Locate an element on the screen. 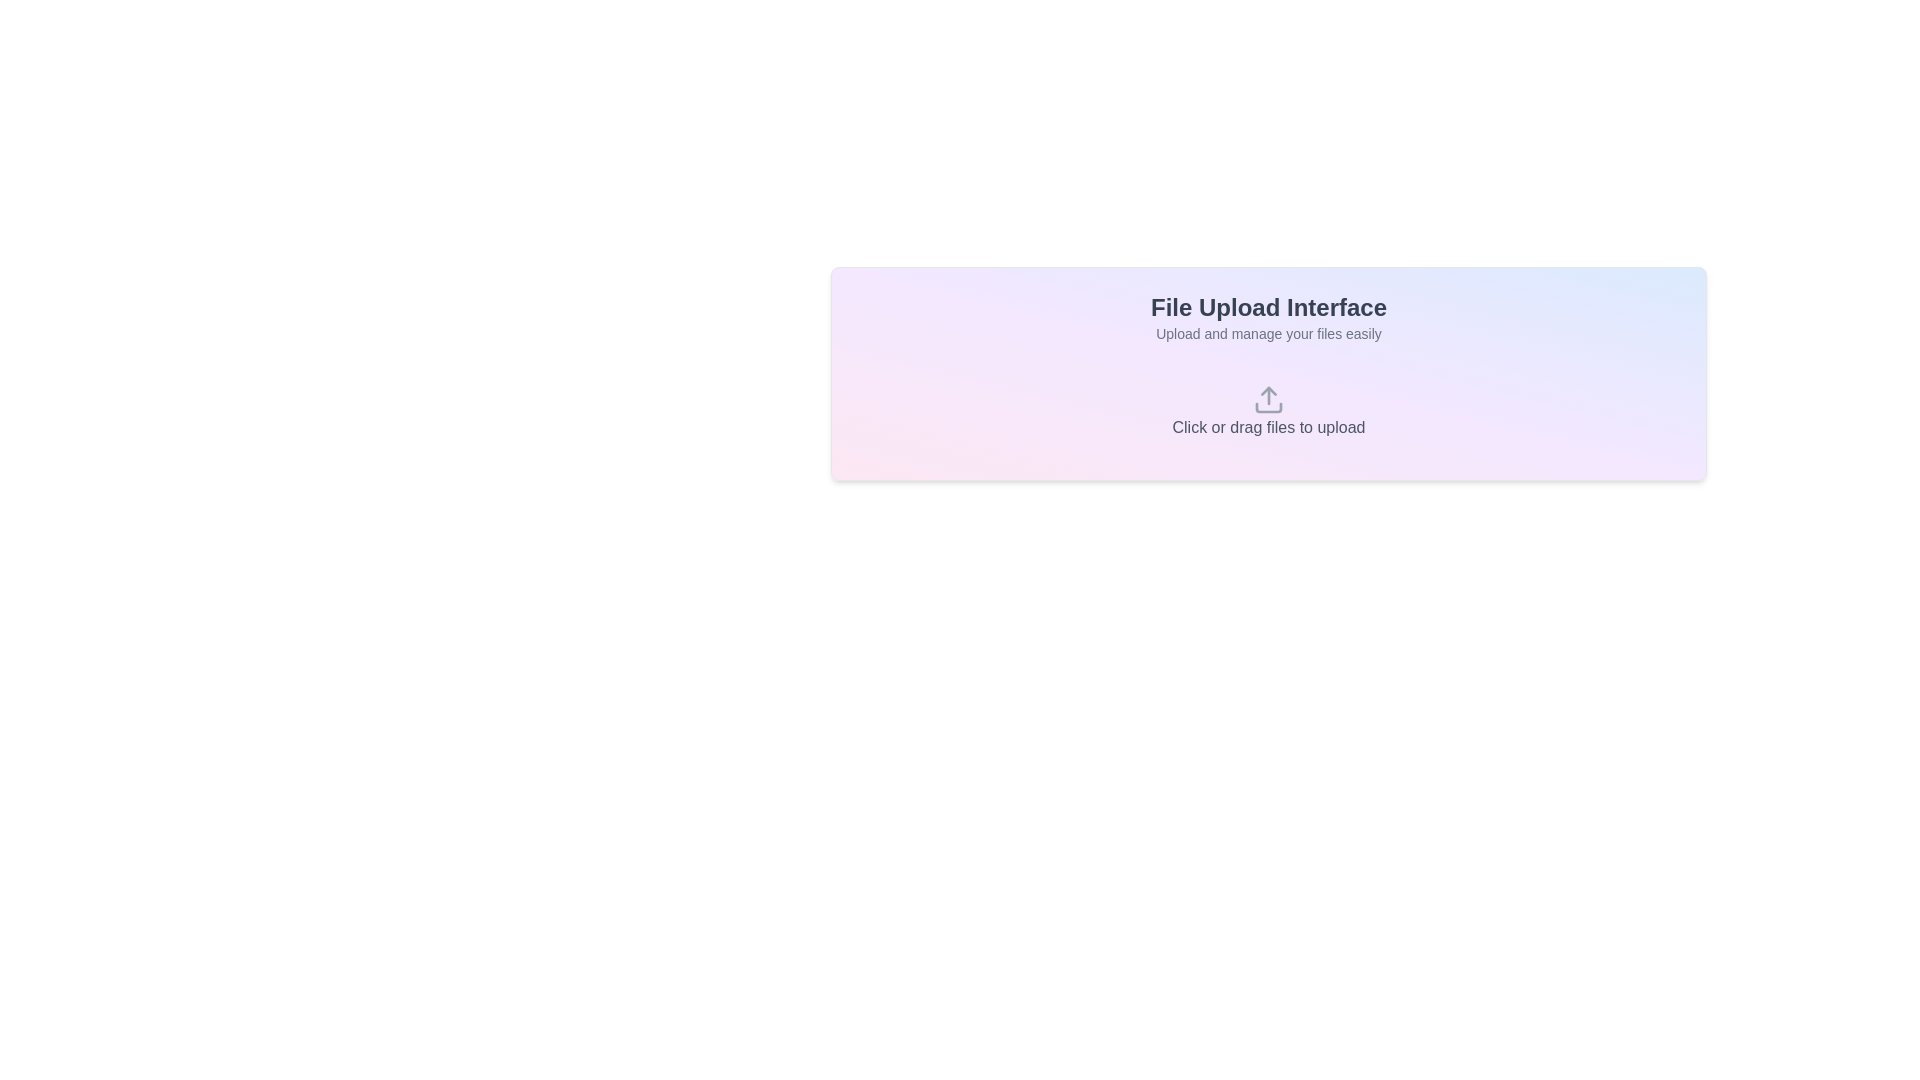 The width and height of the screenshot is (1920, 1080). the File upload area with dashed borders and rounded corners, which features an upload icon and the text 'Click or drag files to upload' is located at coordinates (1267, 411).